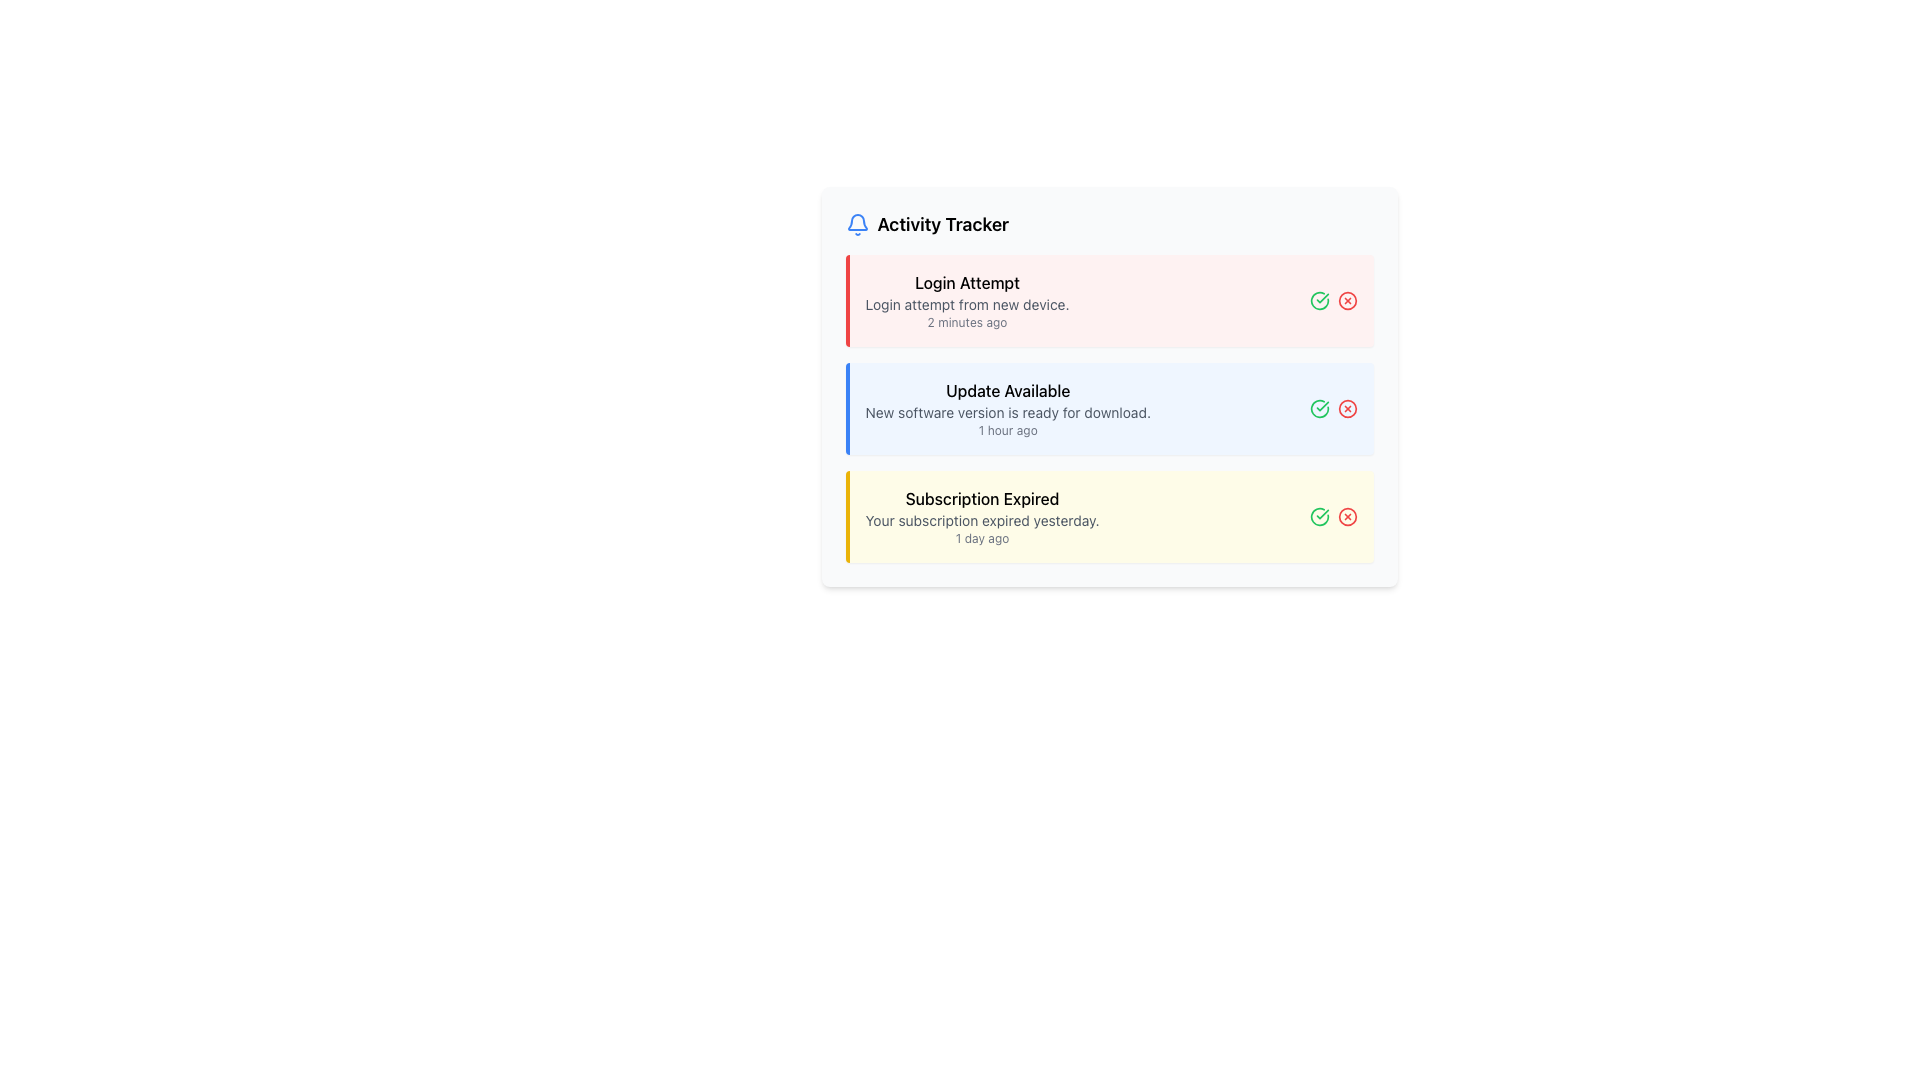 Image resolution: width=1920 pixels, height=1080 pixels. Describe the element at coordinates (1333, 515) in the screenshot. I see `the green checkmark icon in the action button group located at the bottom of the 'Subscription Expired' notification box to confirm the action` at that location.